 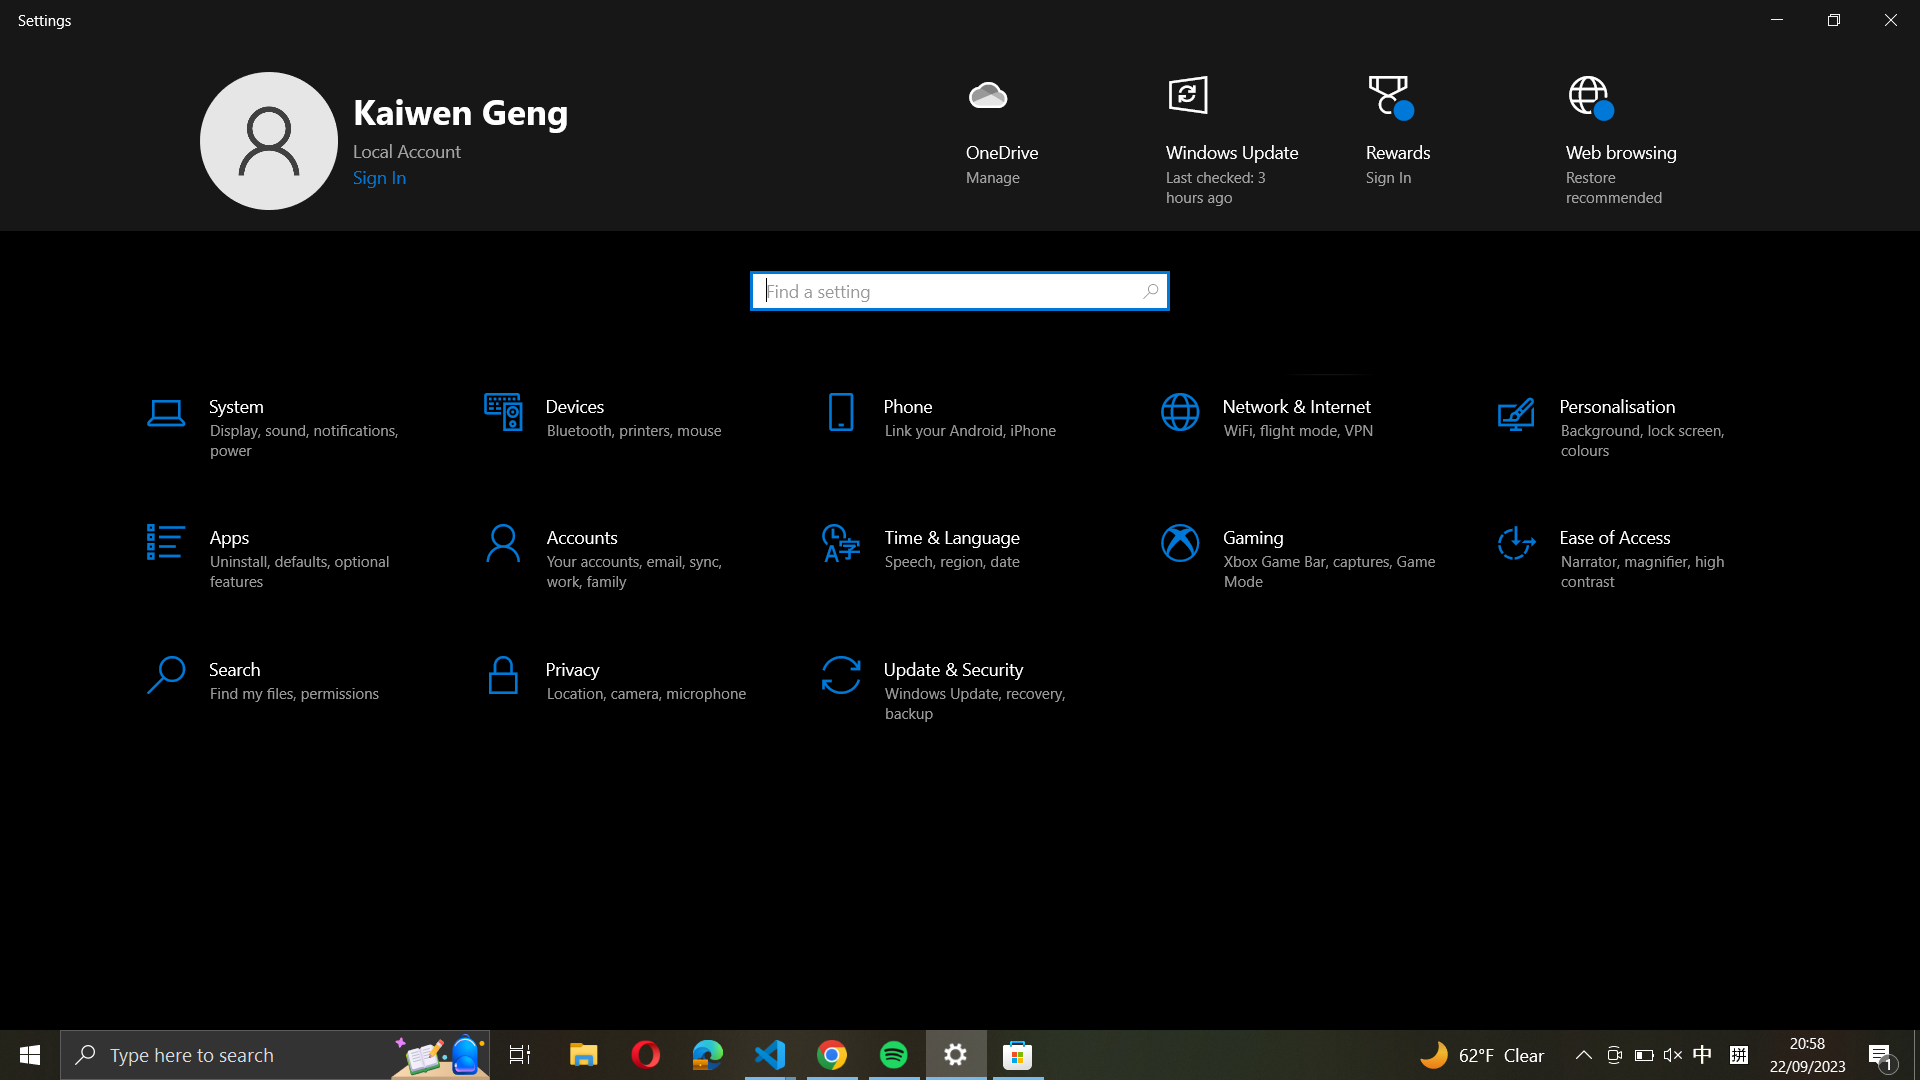 What do you see at coordinates (958, 289) in the screenshot?
I see `"Windows Hello" by searching, selecting the first result using keyboard arrows and entering` at bounding box center [958, 289].